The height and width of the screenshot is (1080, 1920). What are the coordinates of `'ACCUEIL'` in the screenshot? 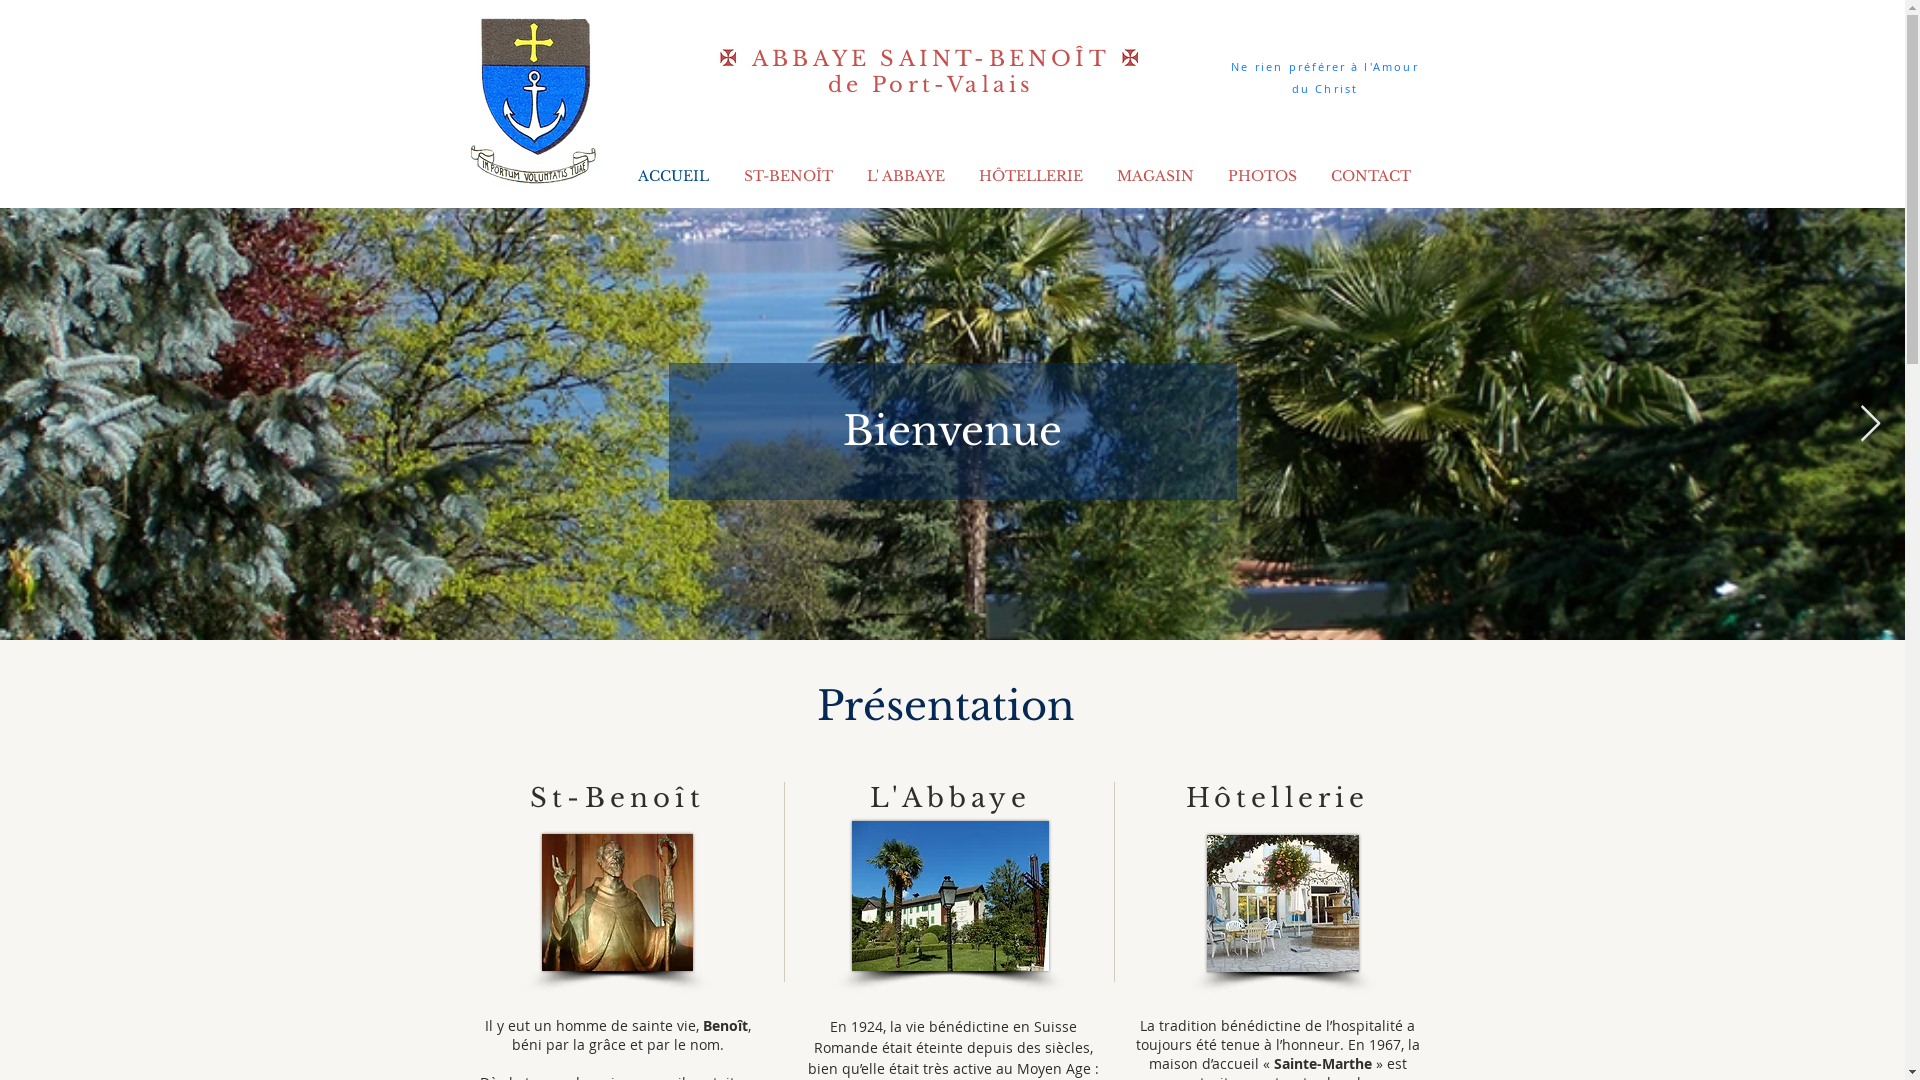 It's located at (618, 175).